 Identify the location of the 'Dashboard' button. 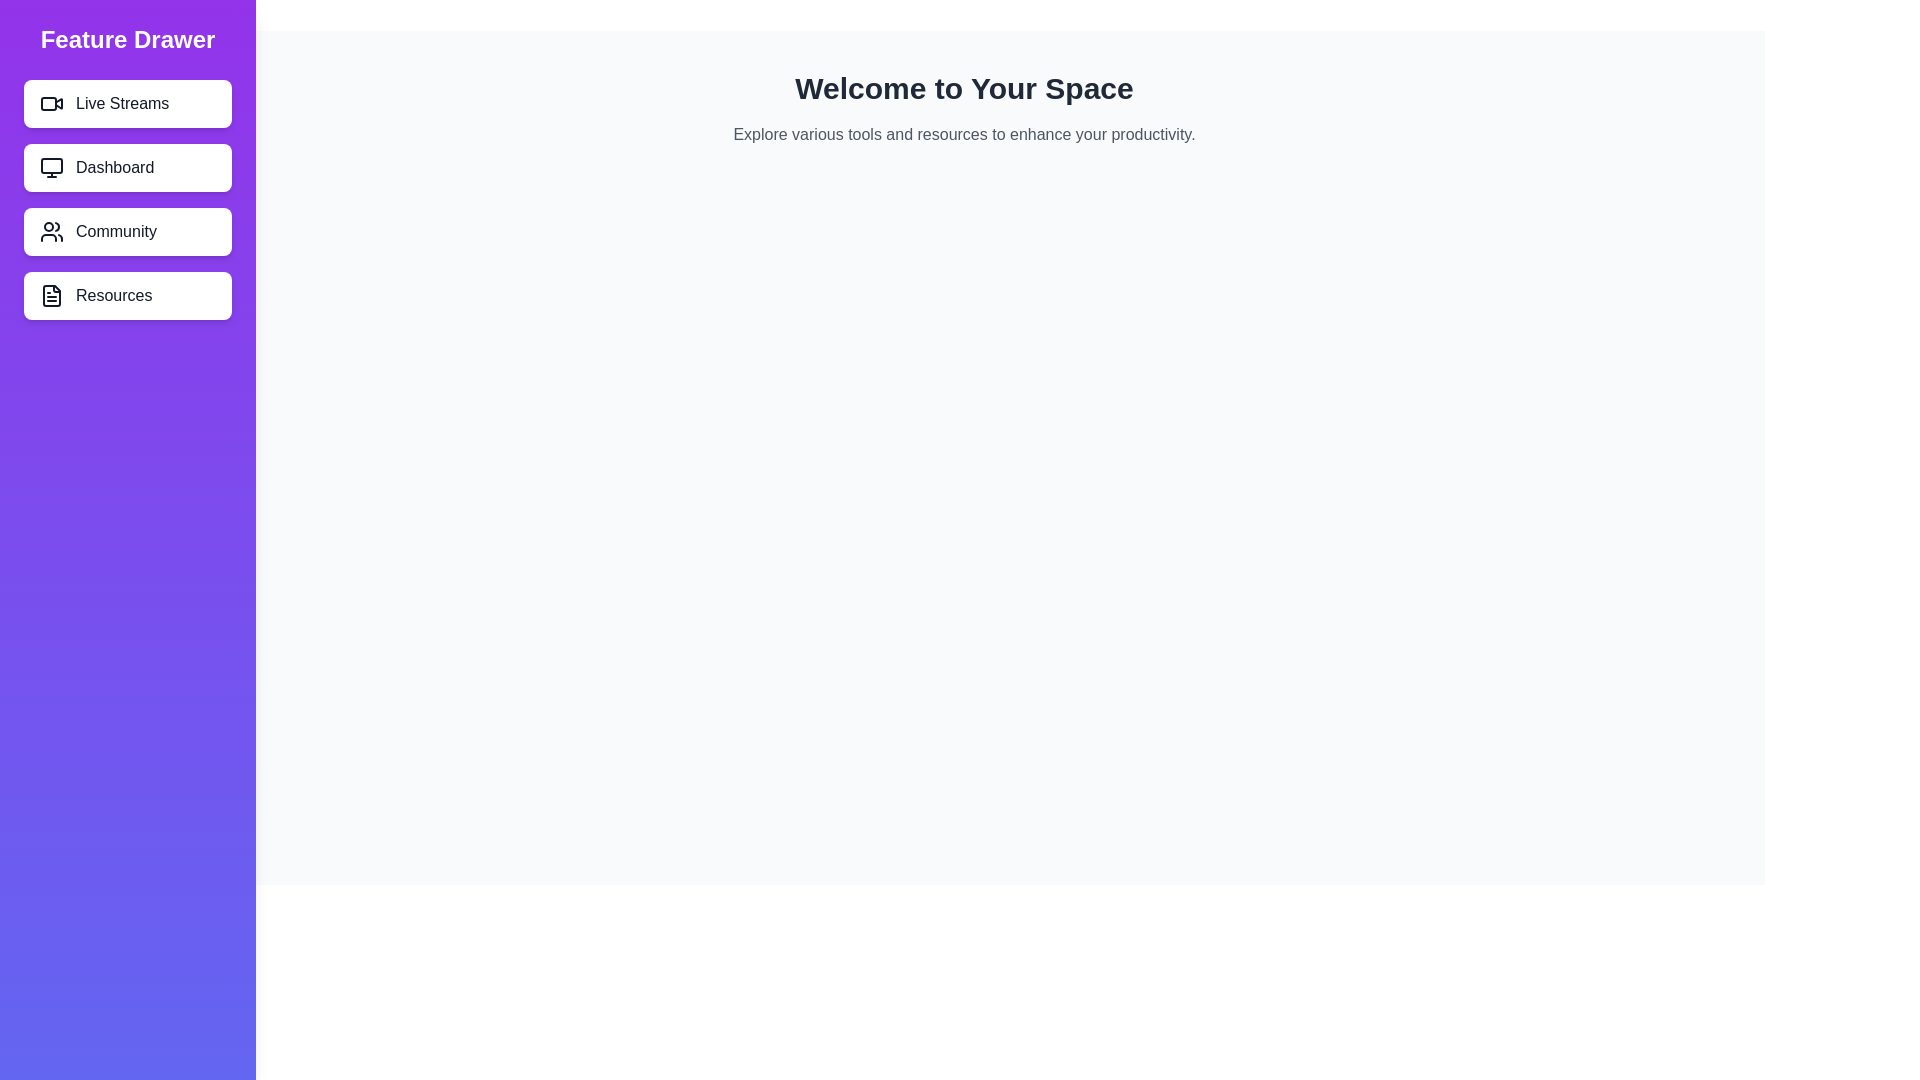
(127, 167).